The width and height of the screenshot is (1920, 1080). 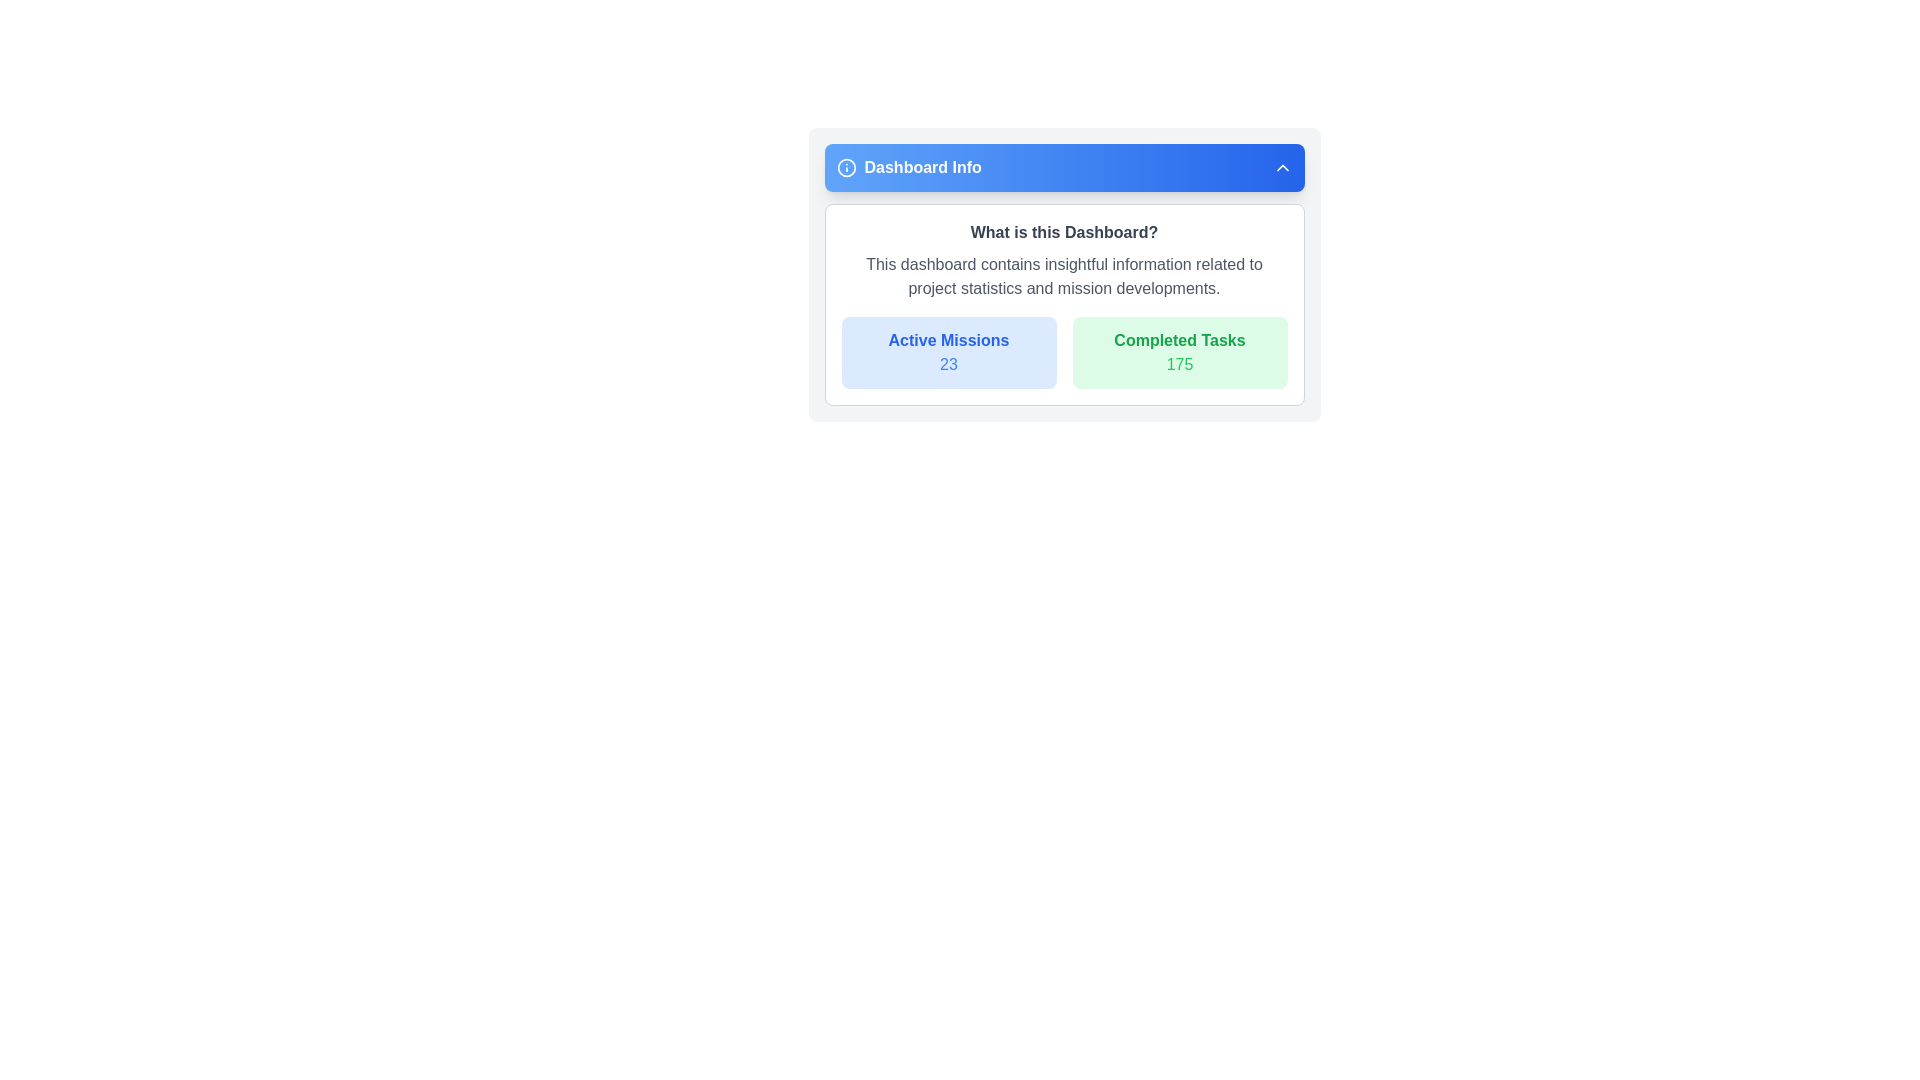 What do you see at coordinates (1180, 365) in the screenshot?
I see `numerical value displayed in the Text Display that represents the count of completed tasks, located beneath the 'Completed Tasks' label within the 'Completed Tasks' card` at bounding box center [1180, 365].